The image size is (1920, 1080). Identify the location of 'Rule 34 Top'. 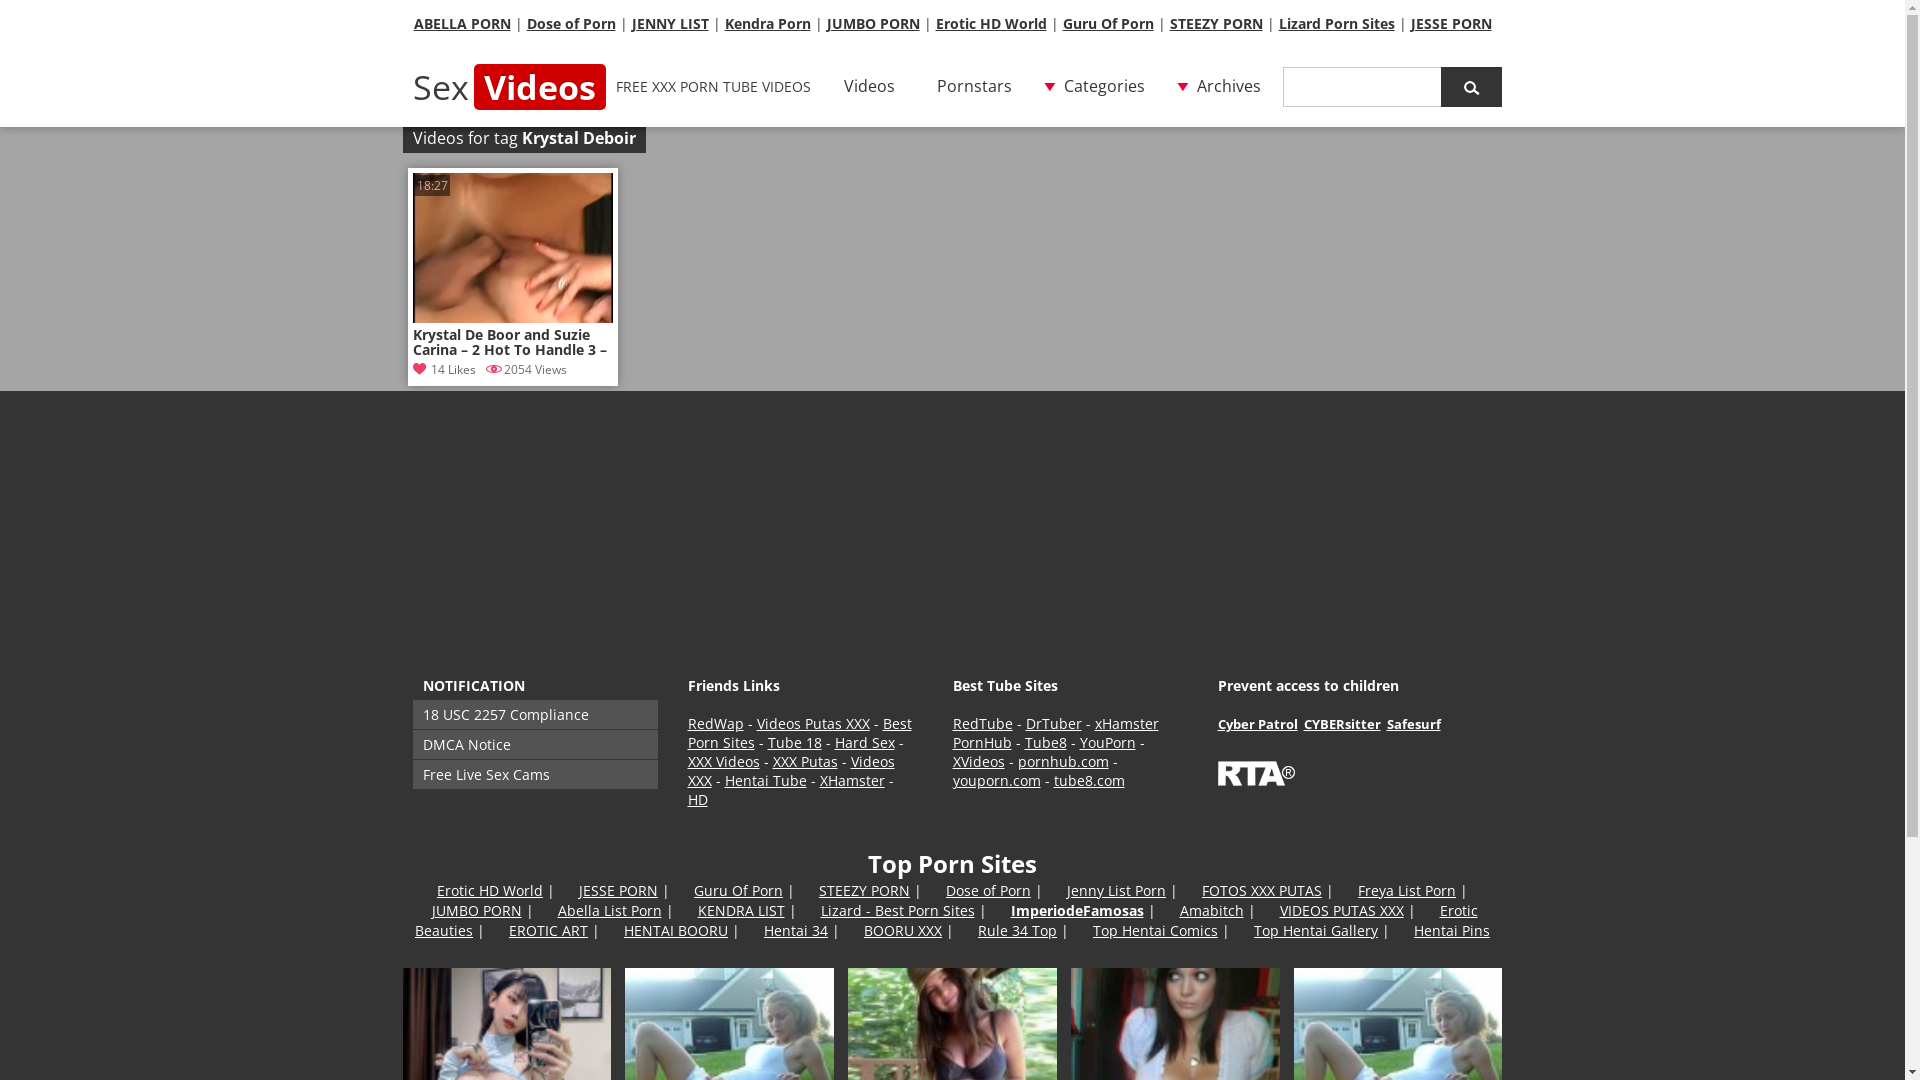
(1017, 930).